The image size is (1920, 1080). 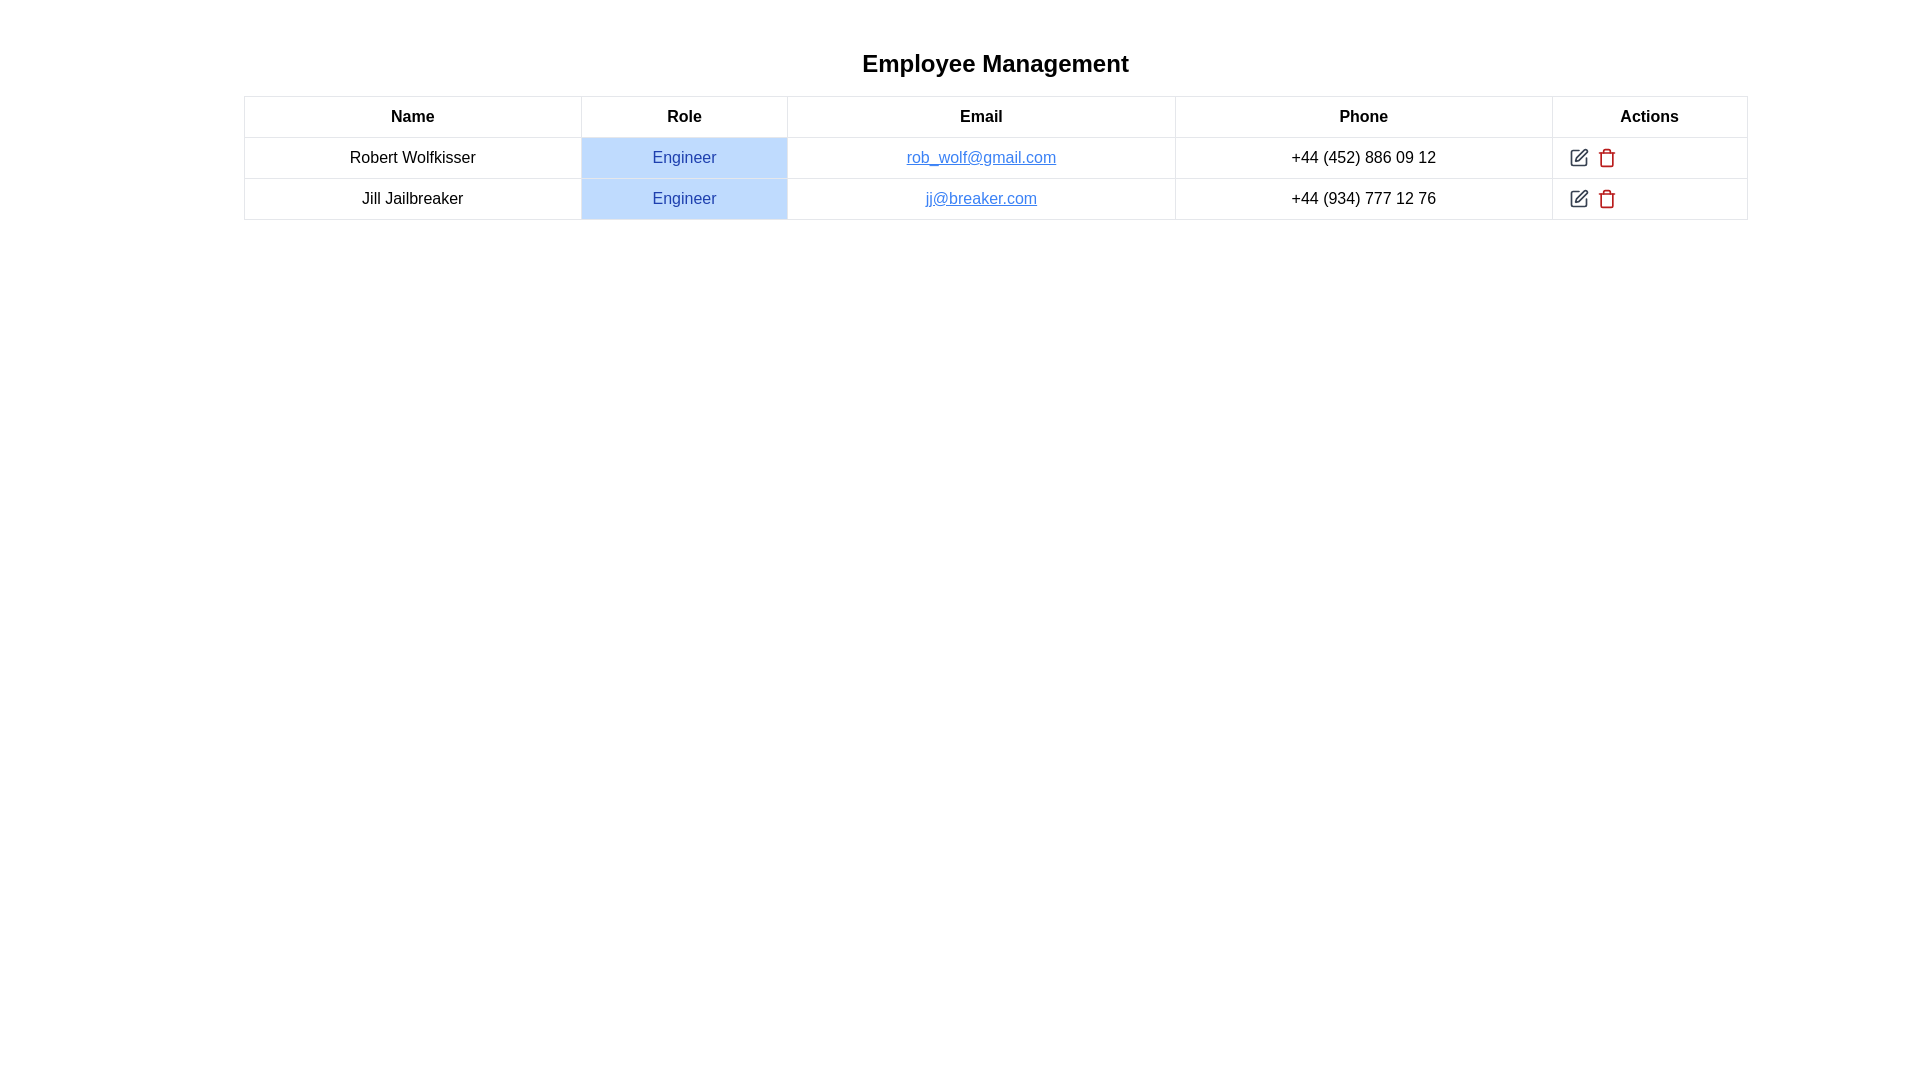 I want to click on the text label identifying the role 'Engineer' in the second column of the first row in the table, so click(x=684, y=157).